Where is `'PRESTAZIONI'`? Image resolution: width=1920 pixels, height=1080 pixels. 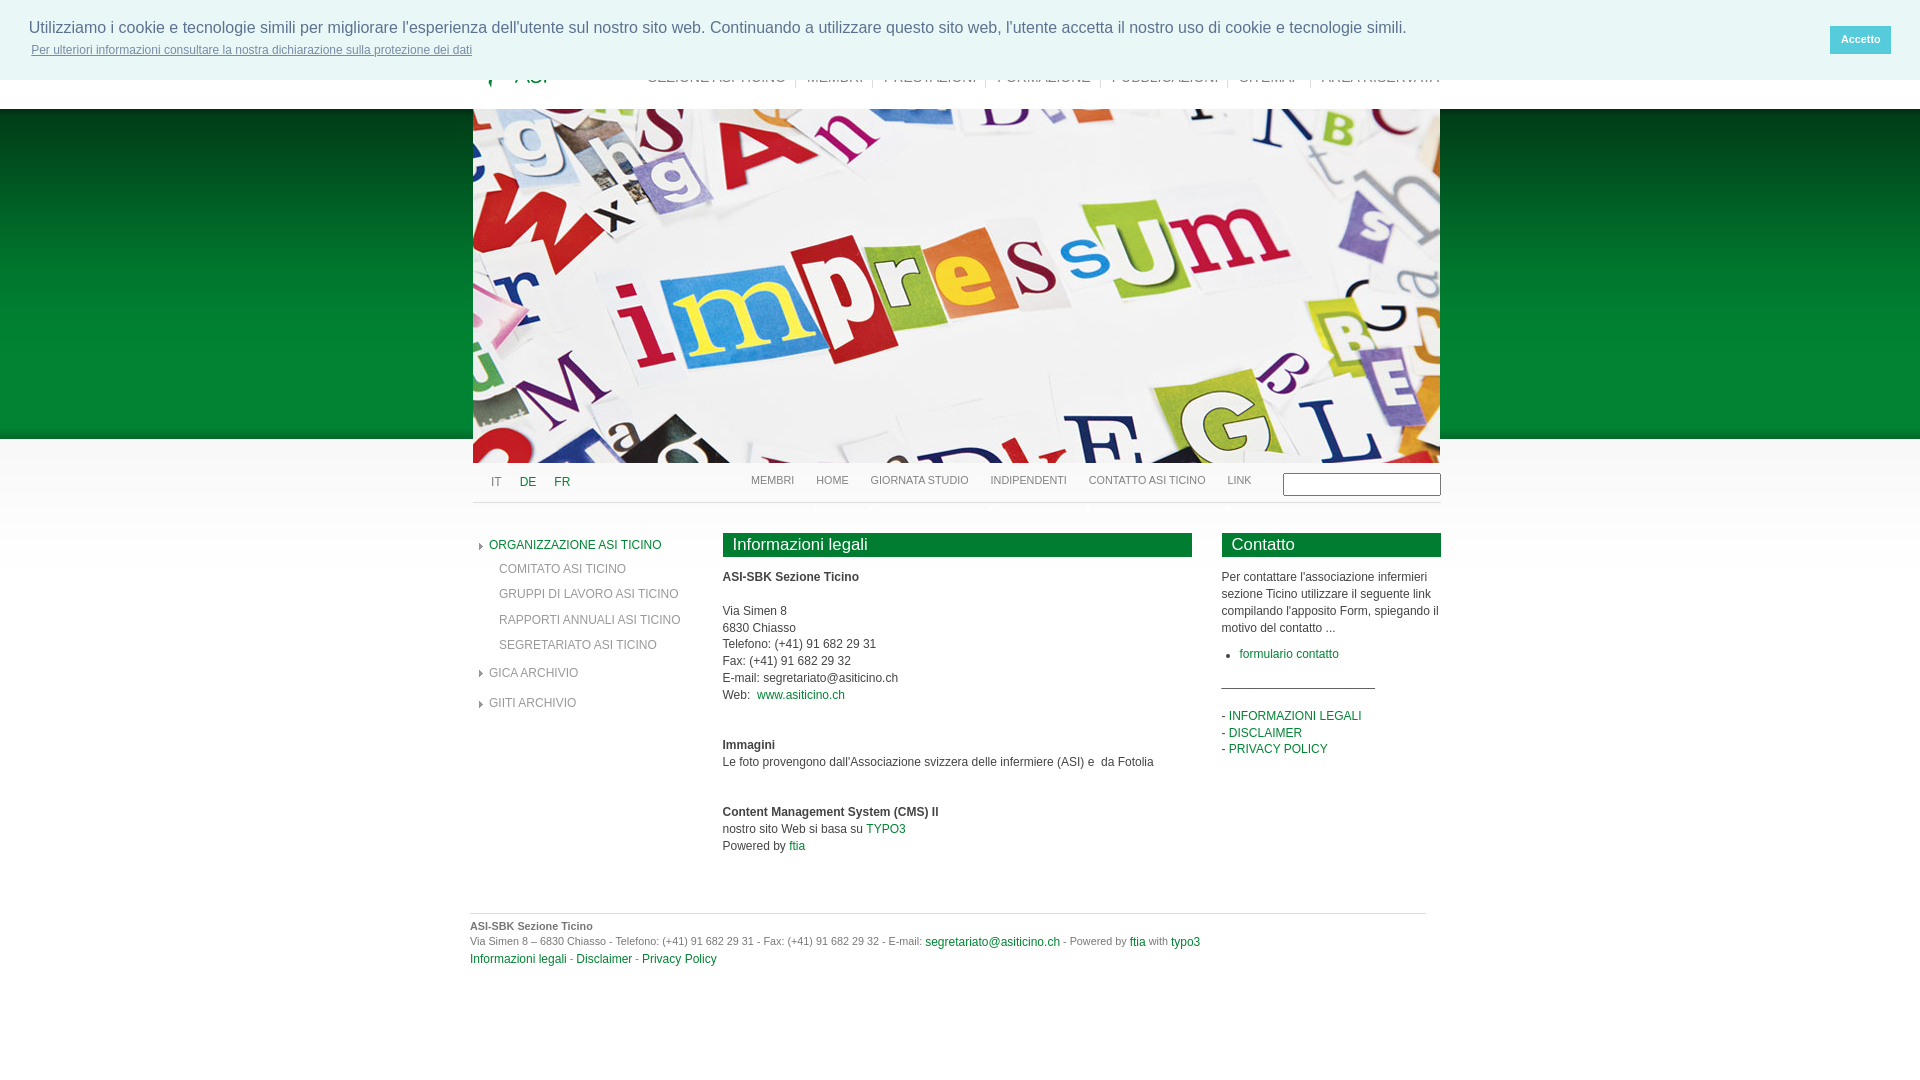 'PRESTAZIONI' is located at coordinates (874, 76).